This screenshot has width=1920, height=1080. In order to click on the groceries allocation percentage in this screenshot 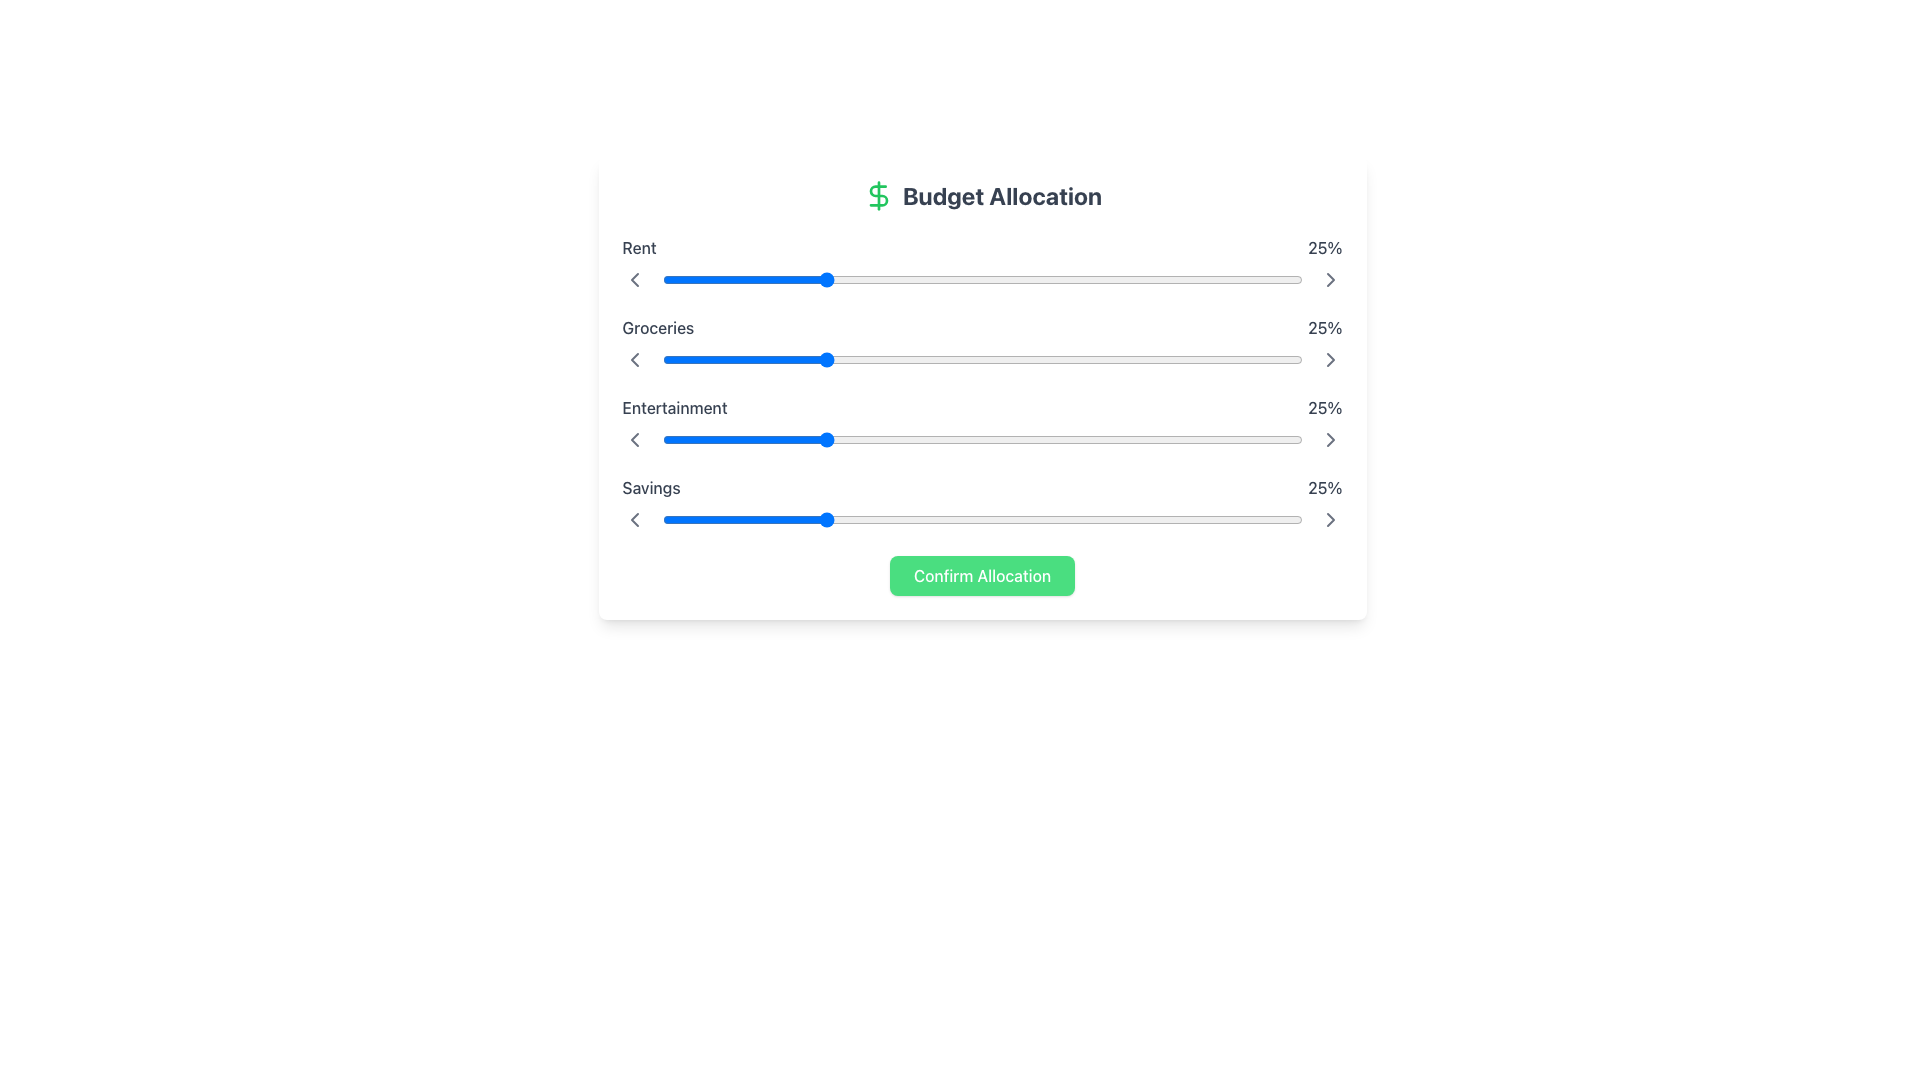, I will do `click(1001, 358)`.